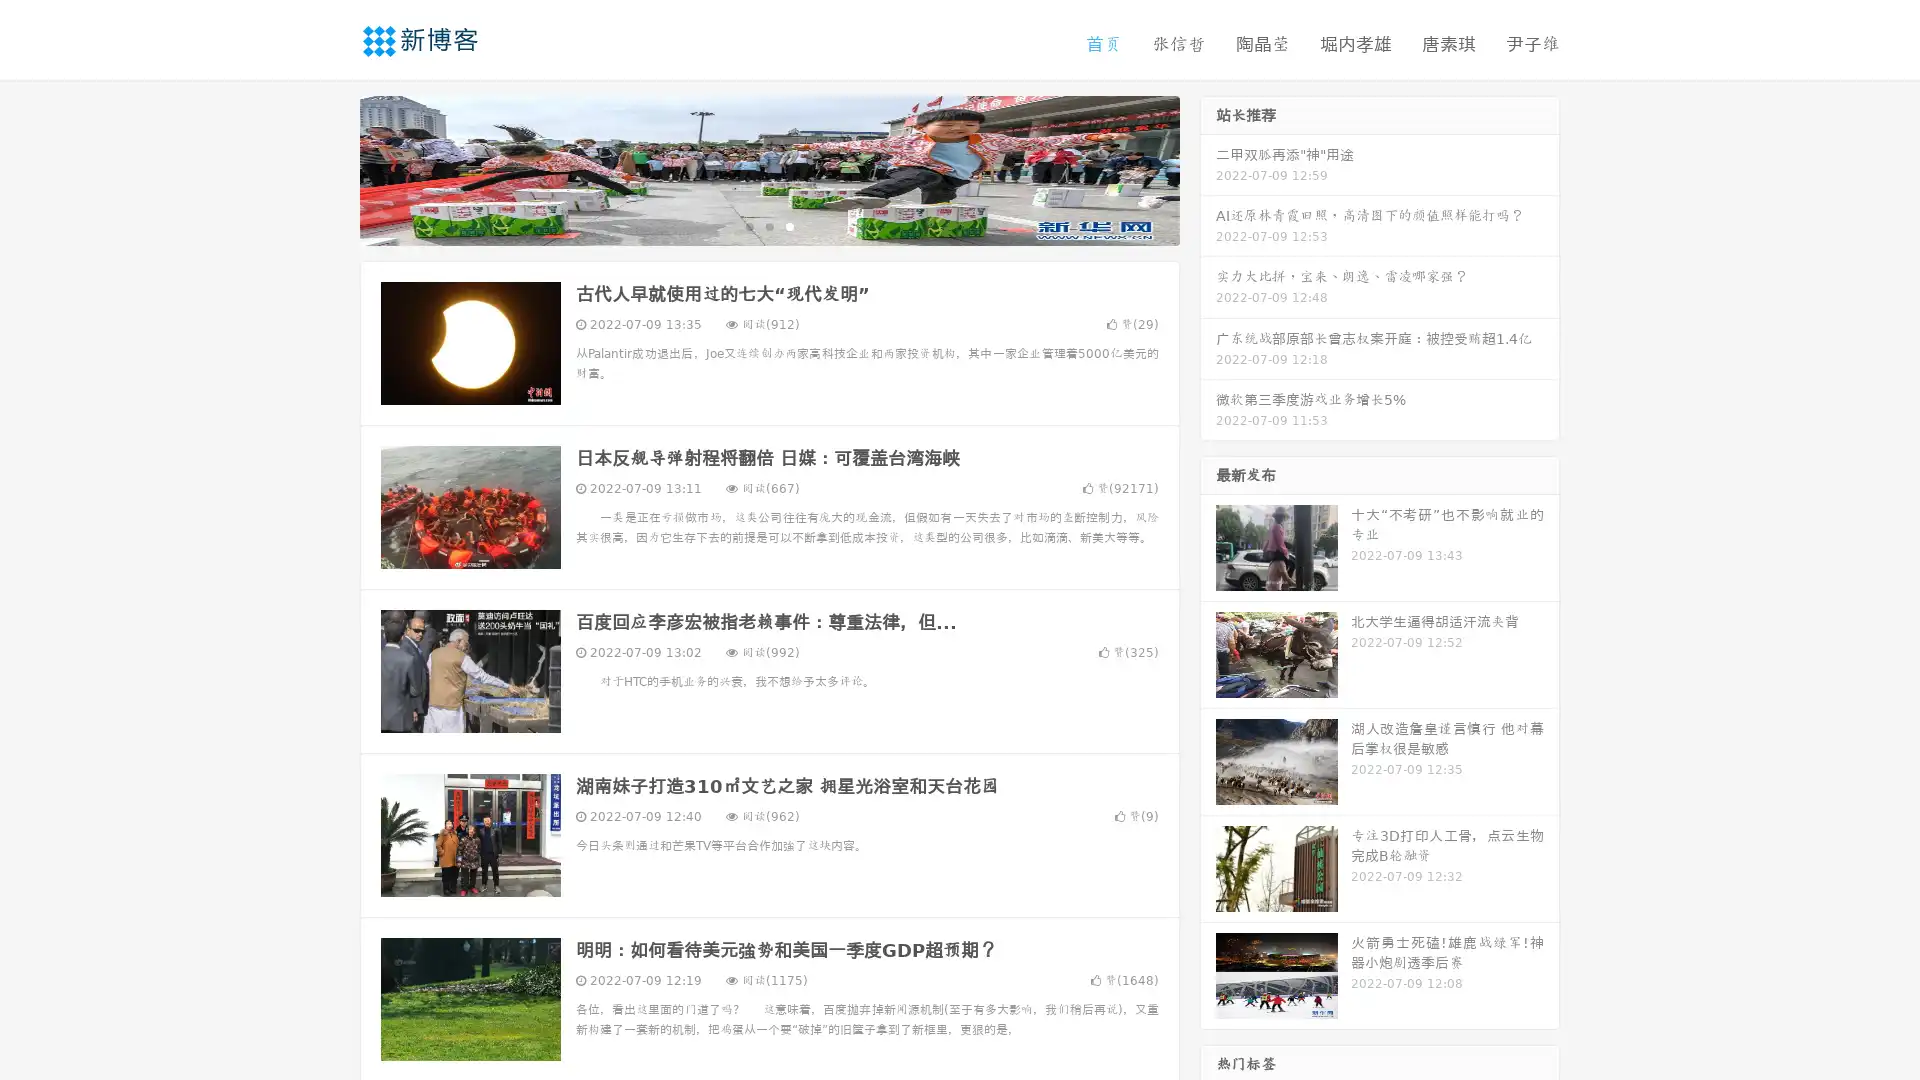 The height and width of the screenshot is (1080, 1920). I want to click on Go to slide 2, so click(768, 225).